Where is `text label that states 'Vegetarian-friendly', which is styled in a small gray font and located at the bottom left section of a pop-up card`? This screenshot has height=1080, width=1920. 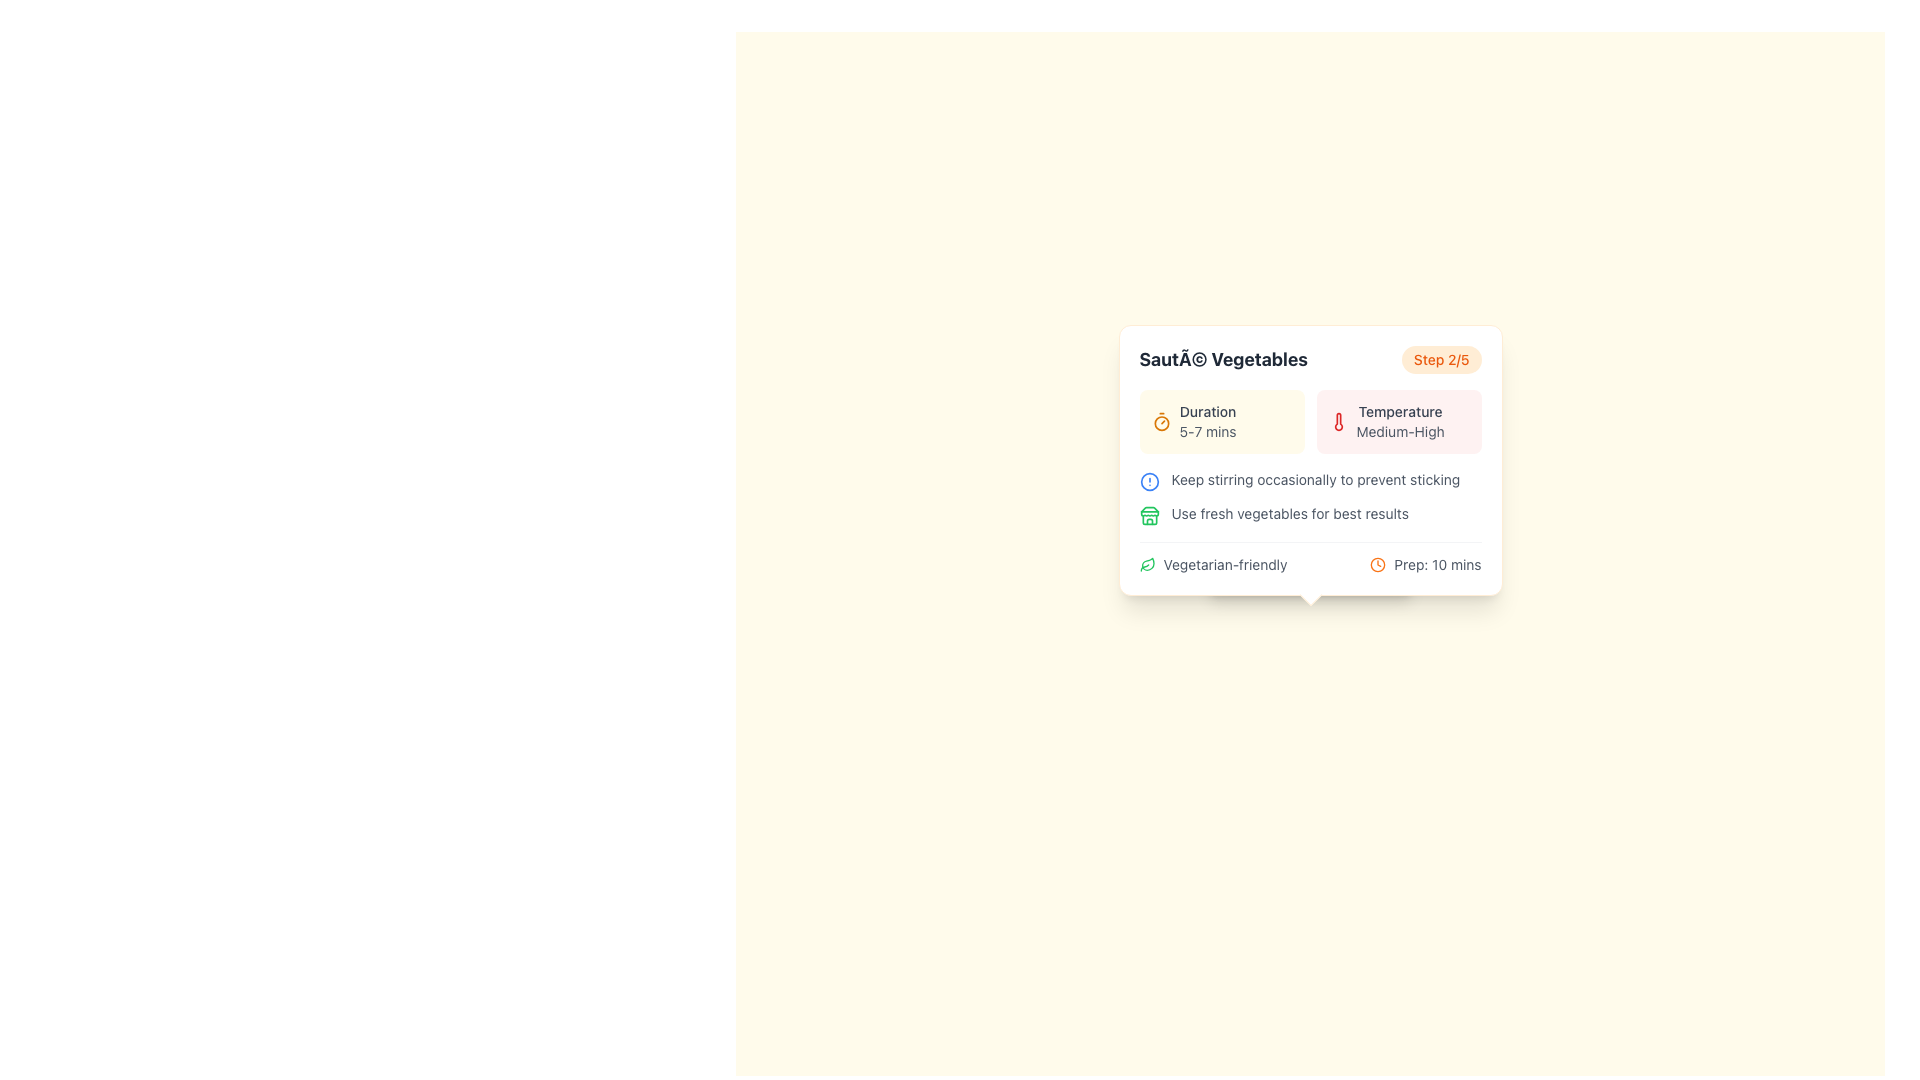 text label that states 'Vegetarian-friendly', which is styled in a small gray font and located at the bottom left section of a pop-up card is located at coordinates (1224, 564).